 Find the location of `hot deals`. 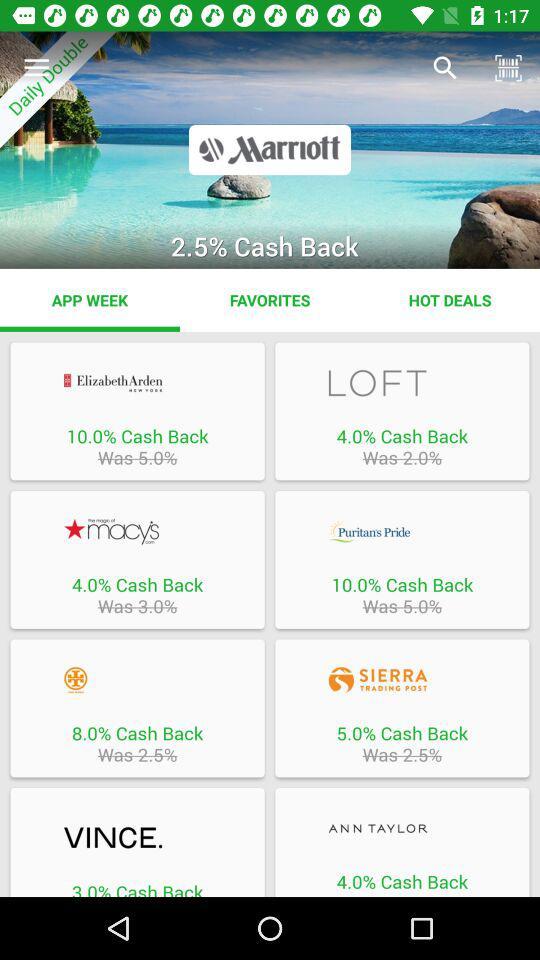

hot deals is located at coordinates (449, 299).